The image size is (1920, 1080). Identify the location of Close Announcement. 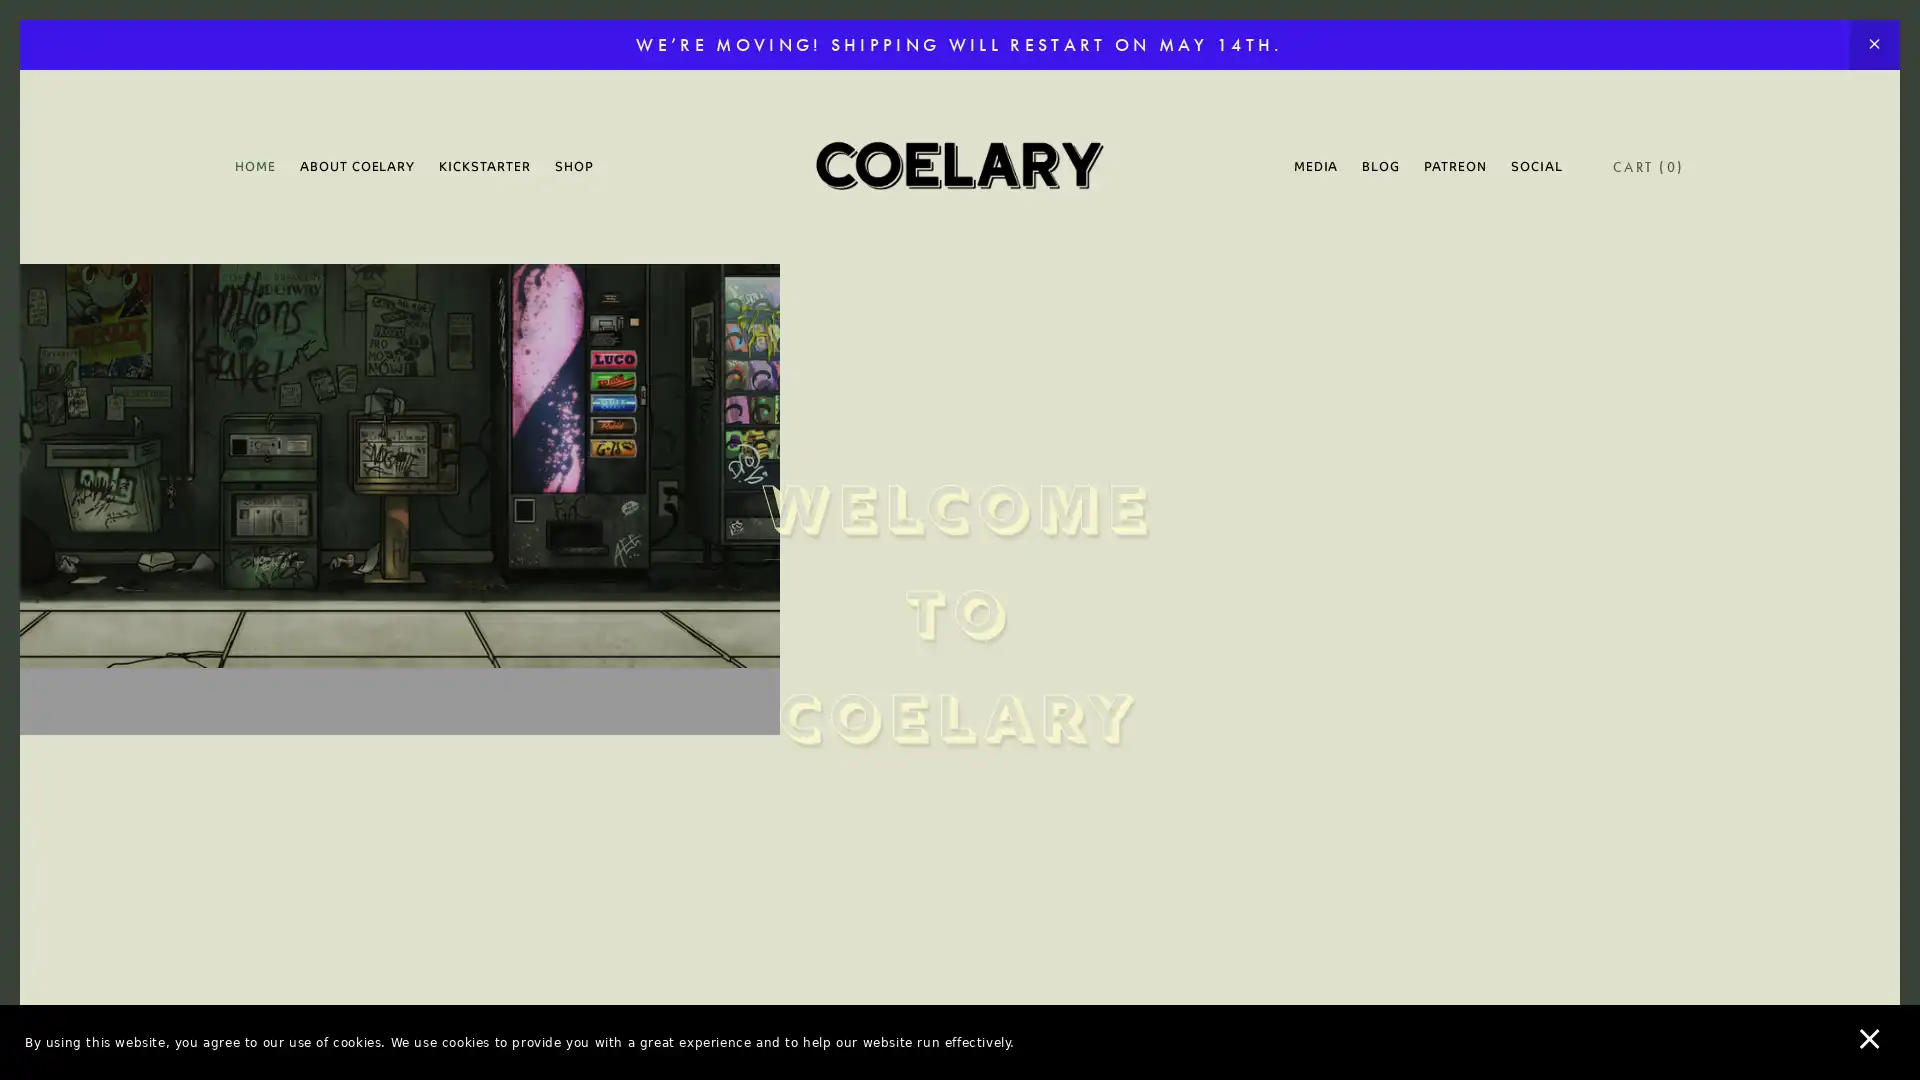
(1873, 45).